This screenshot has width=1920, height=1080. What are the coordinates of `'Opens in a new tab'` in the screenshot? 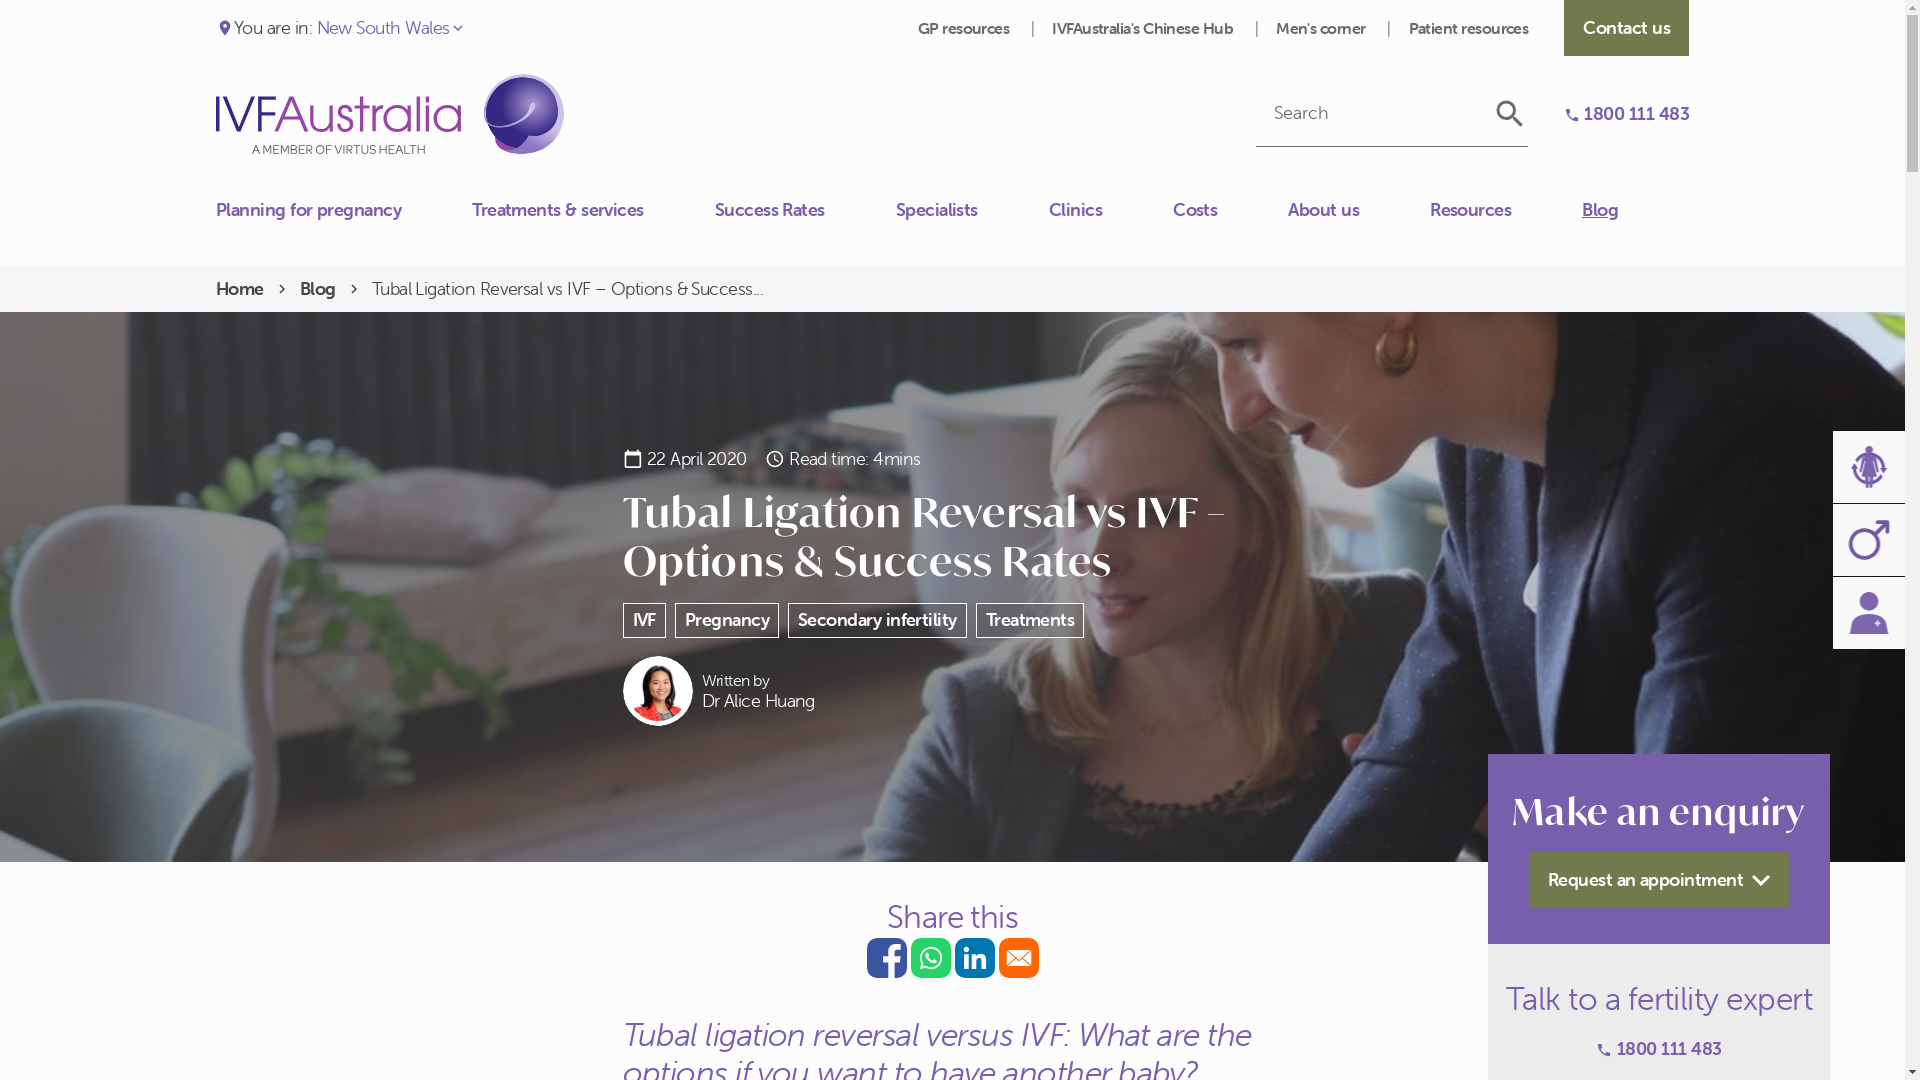 It's located at (929, 956).